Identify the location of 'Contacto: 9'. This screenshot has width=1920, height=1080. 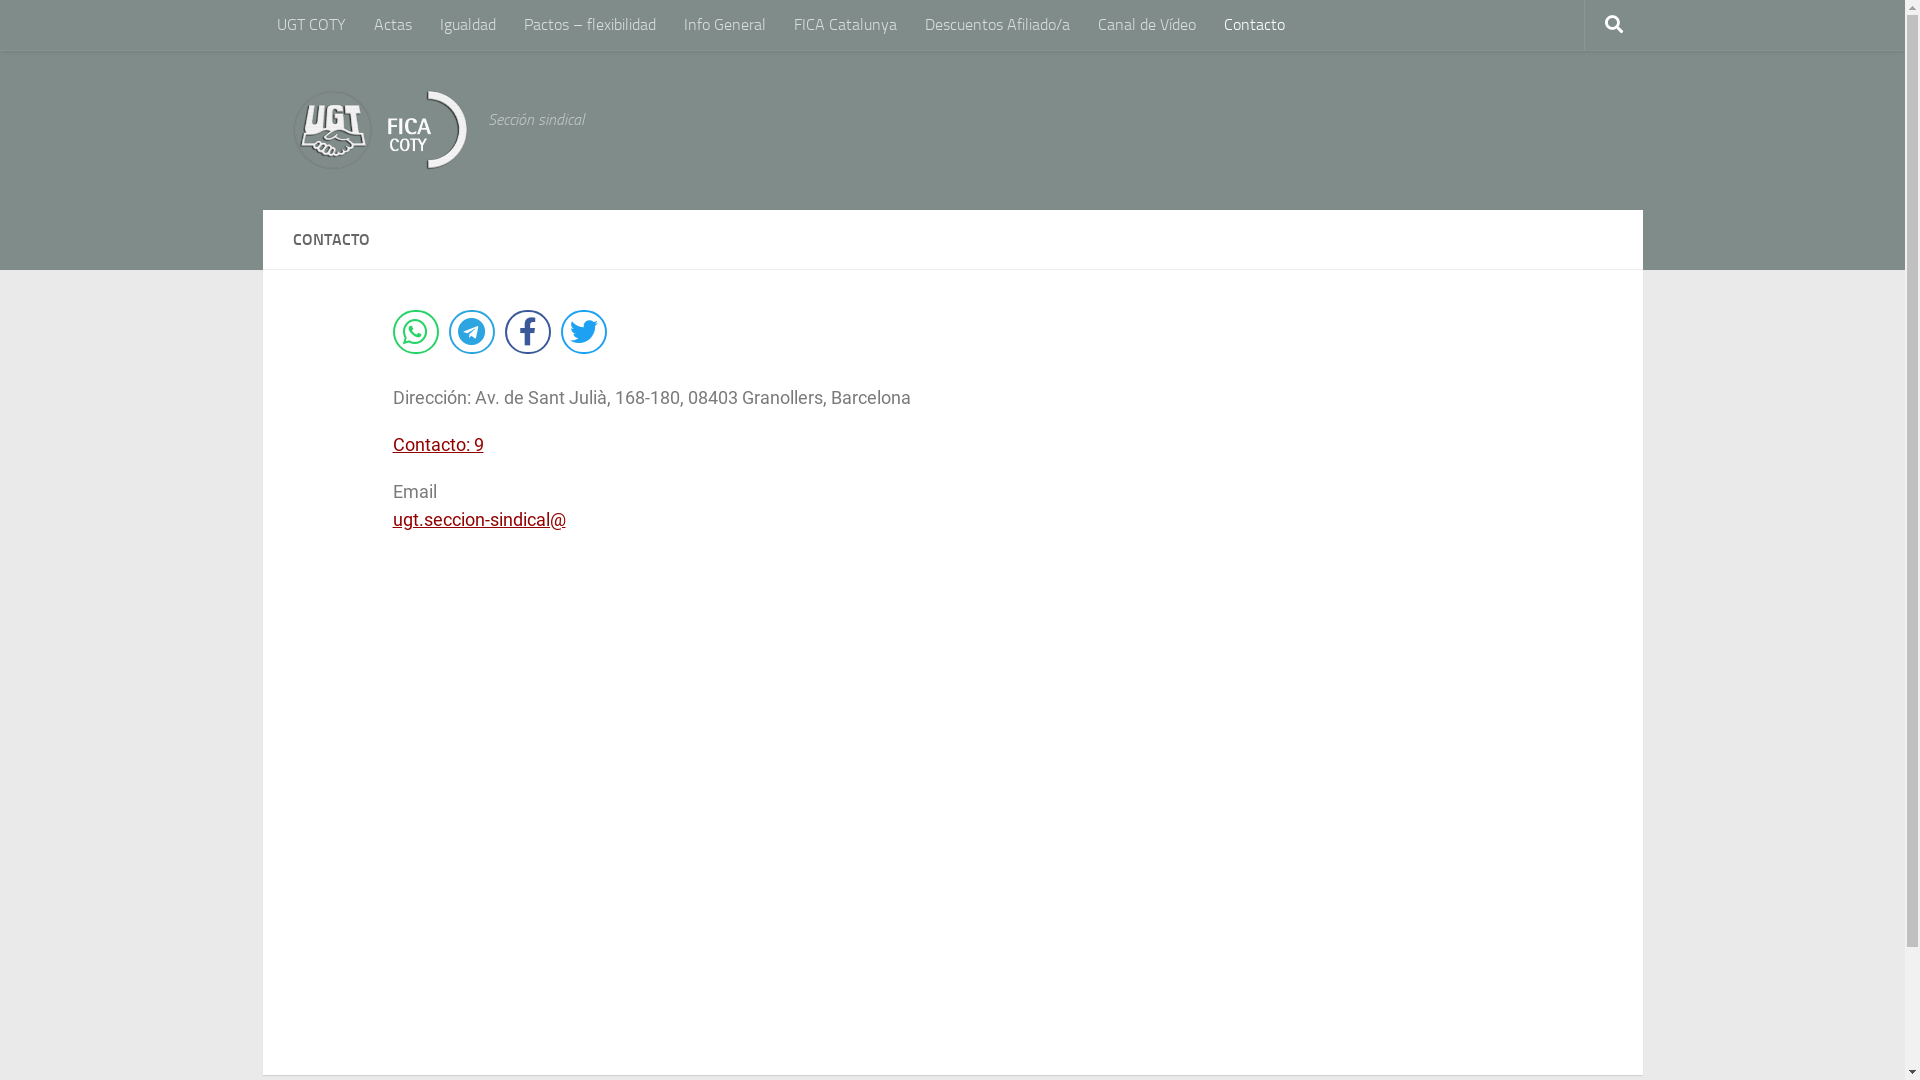
(436, 443).